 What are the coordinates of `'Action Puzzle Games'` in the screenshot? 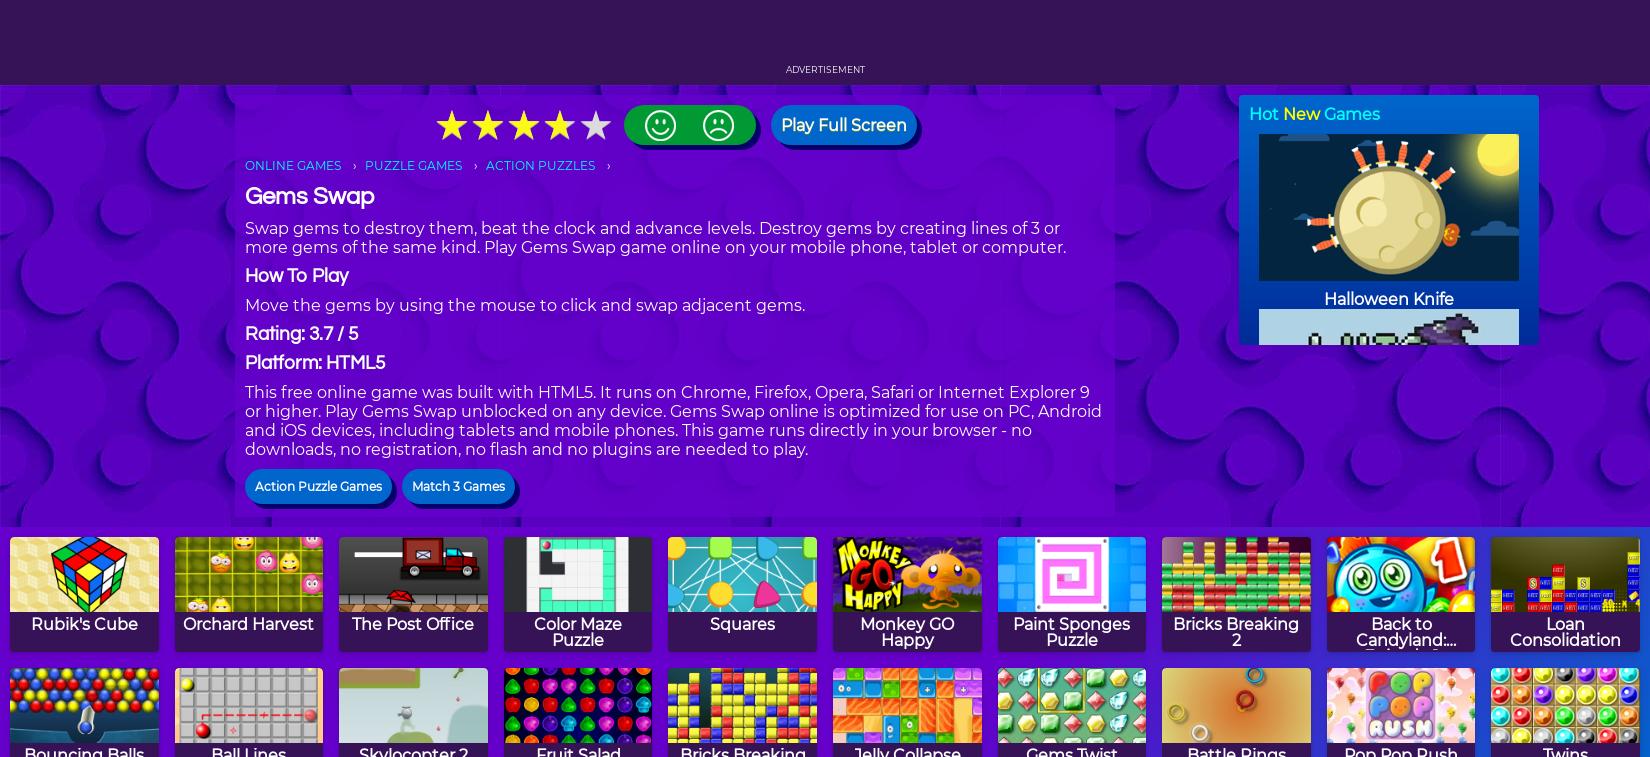 It's located at (318, 486).